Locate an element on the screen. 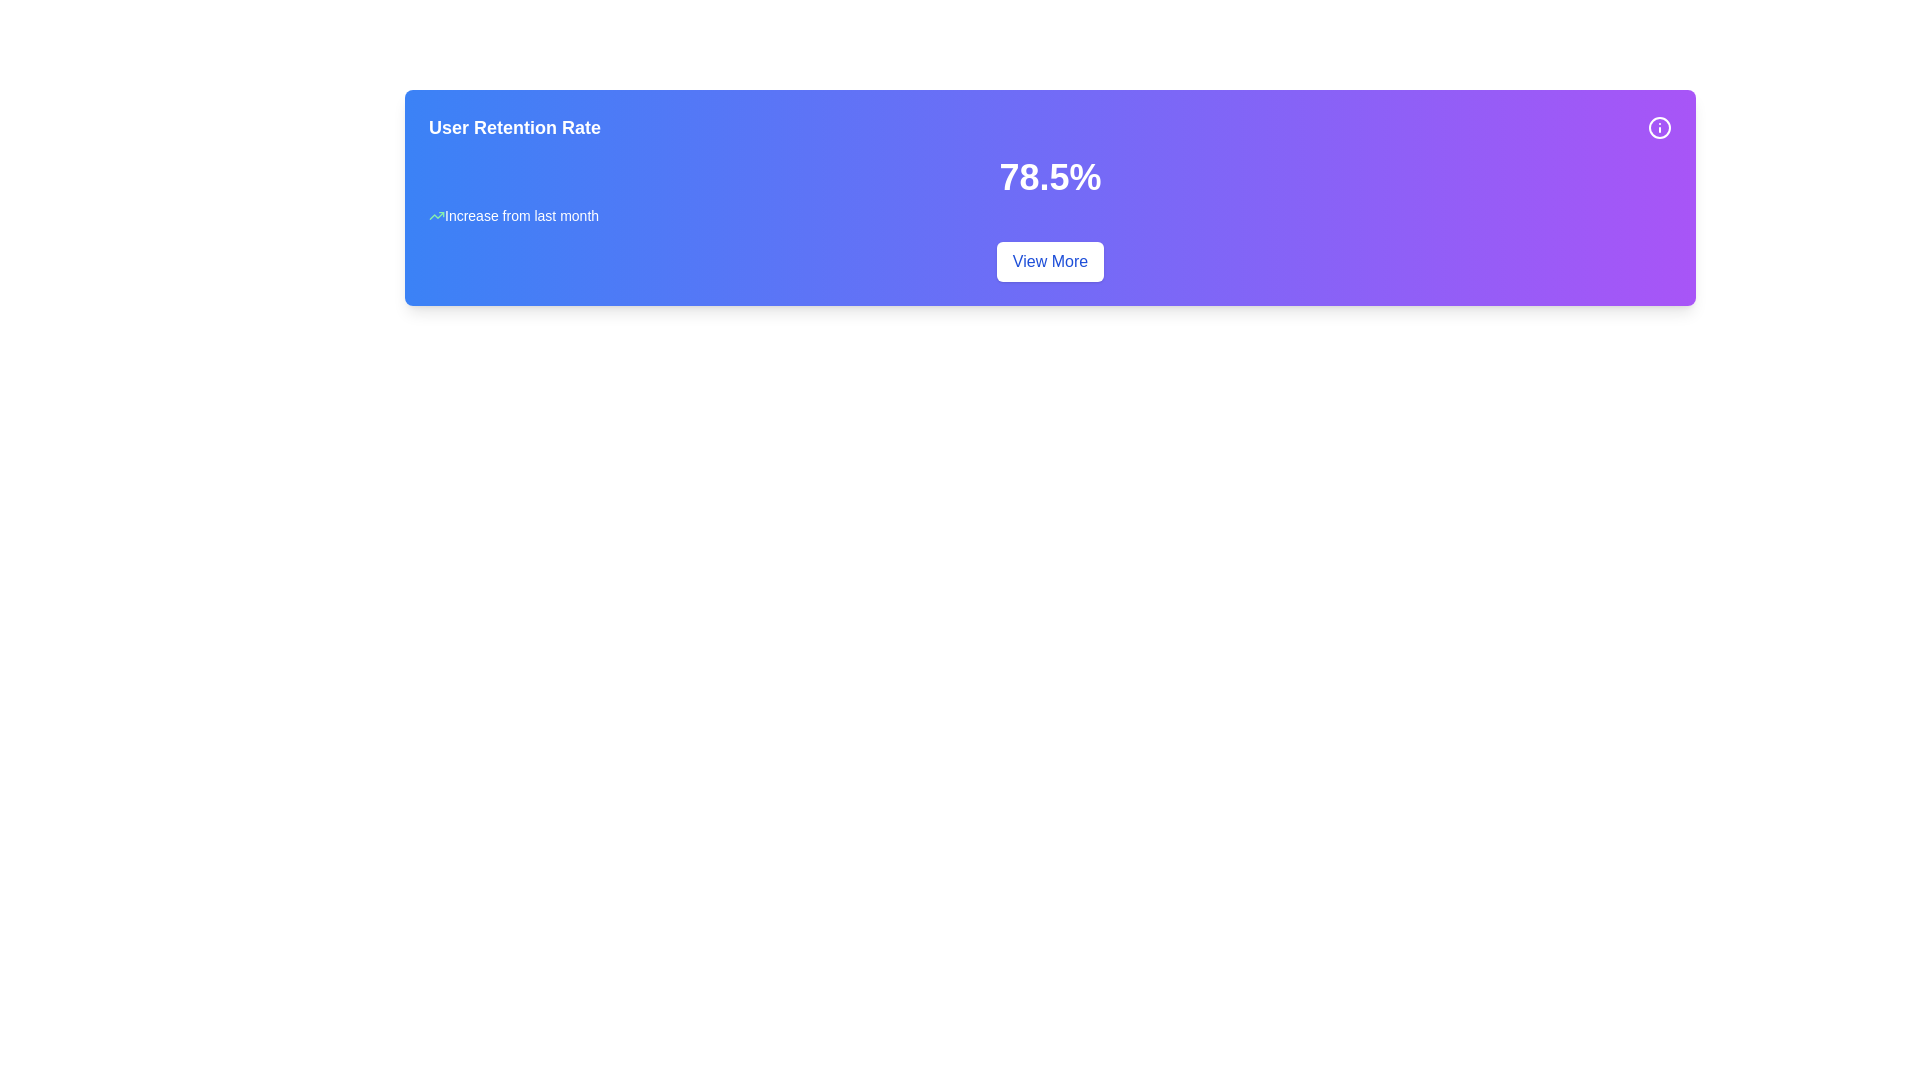 This screenshot has height=1080, width=1920. the 'View More' button with a white background and blue text to trigger the background color change effect is located at coordinates (1049, 261).